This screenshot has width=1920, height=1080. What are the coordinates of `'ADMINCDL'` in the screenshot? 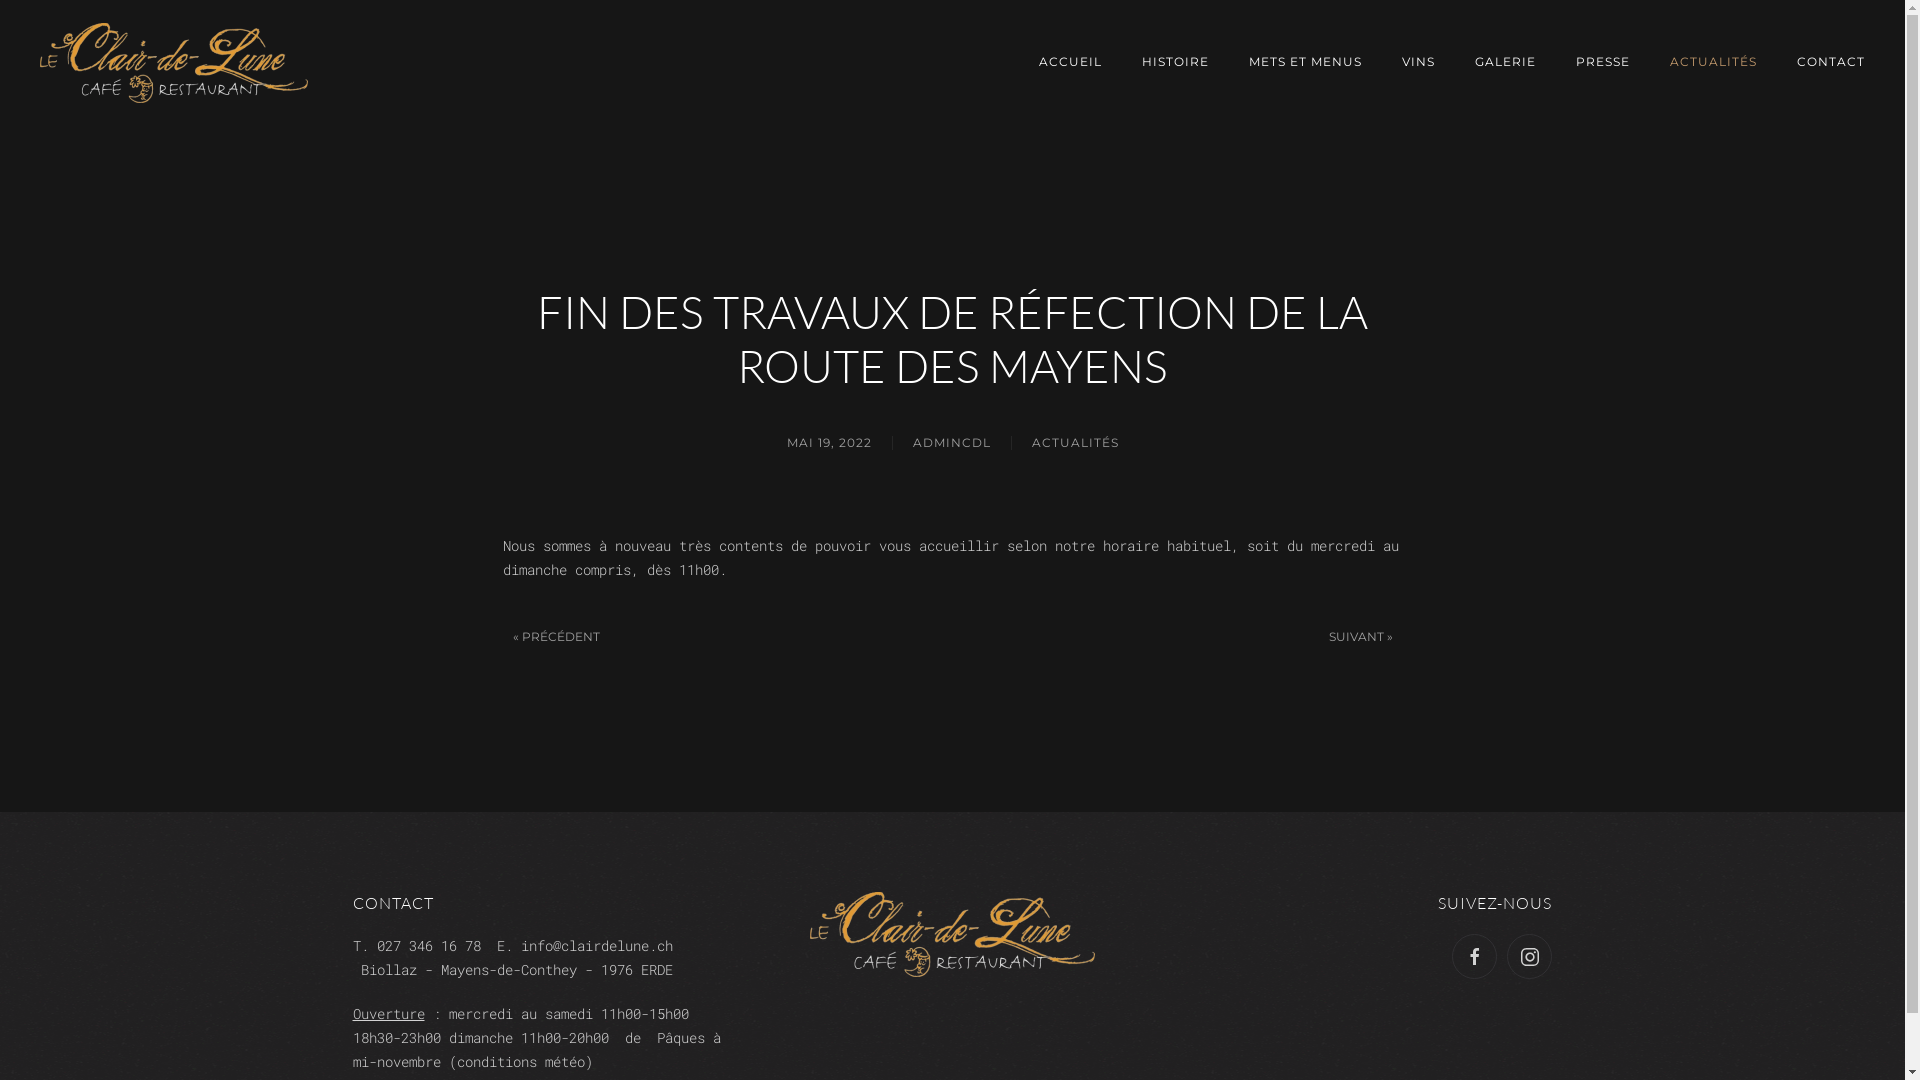 It's located at (949, 442).